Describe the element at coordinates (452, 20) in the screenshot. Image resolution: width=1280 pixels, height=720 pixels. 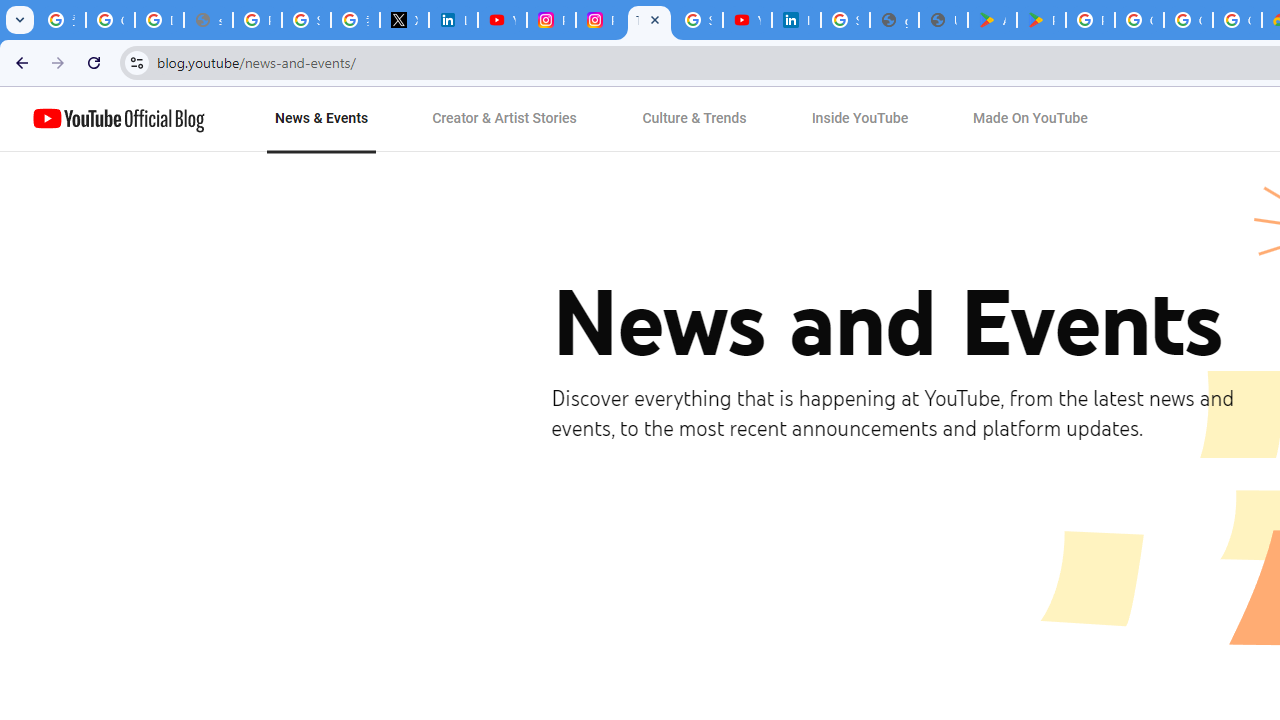
I see `'LinkedIn Privacy Policy'` at that location.